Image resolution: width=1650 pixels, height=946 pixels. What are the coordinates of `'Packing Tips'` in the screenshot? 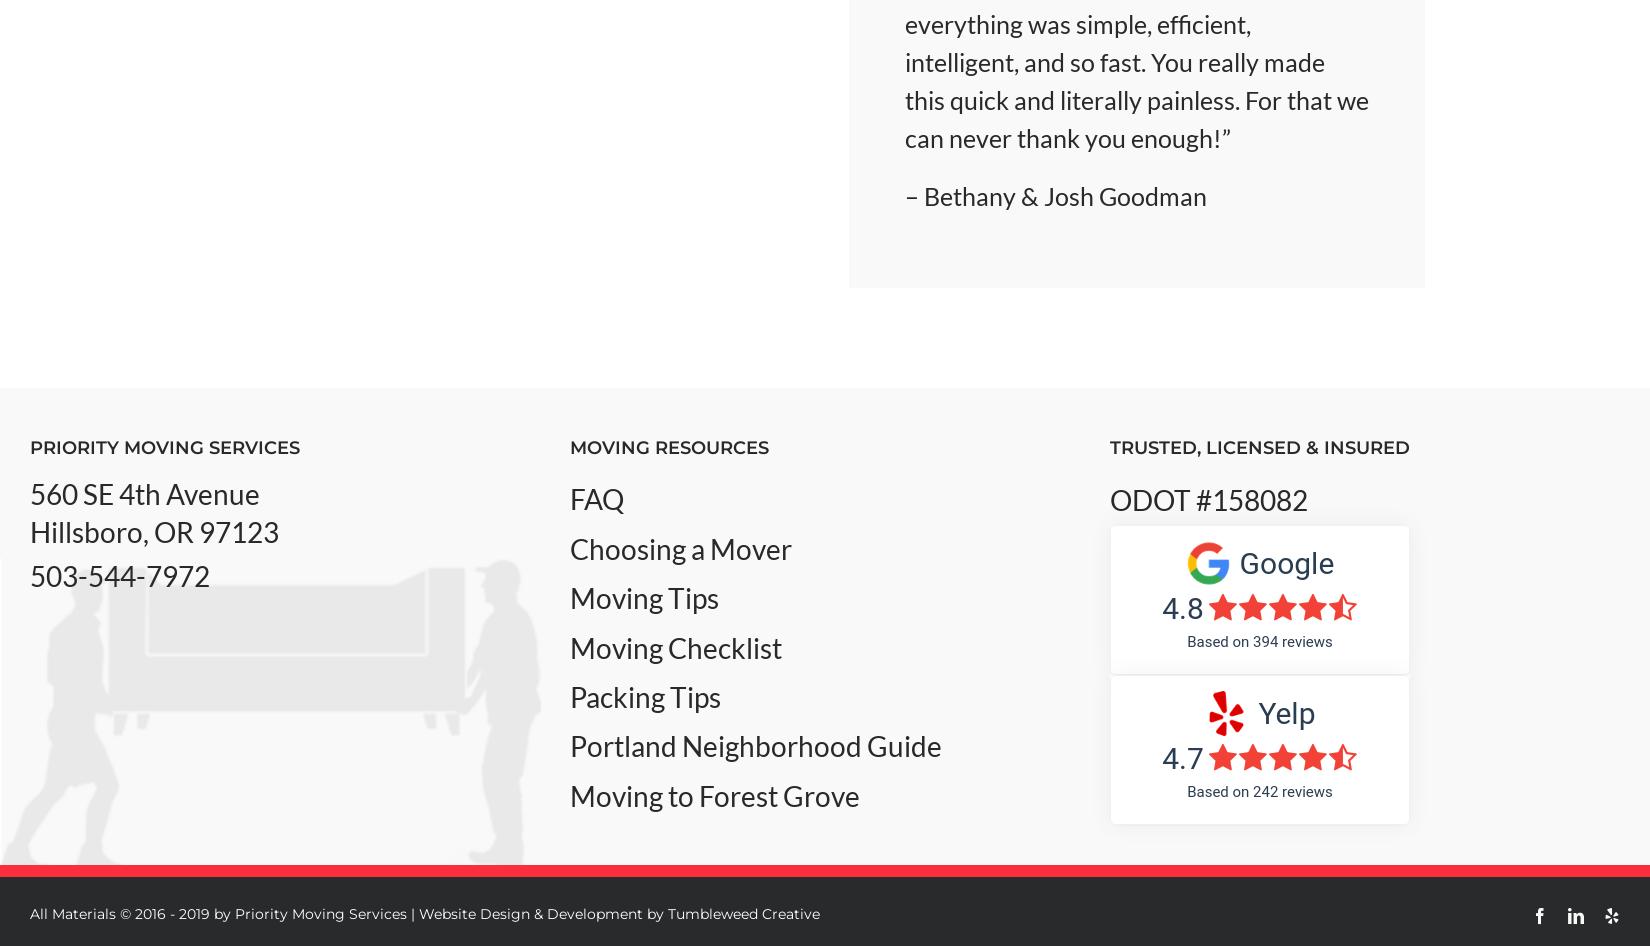 It's located at (643, 695).